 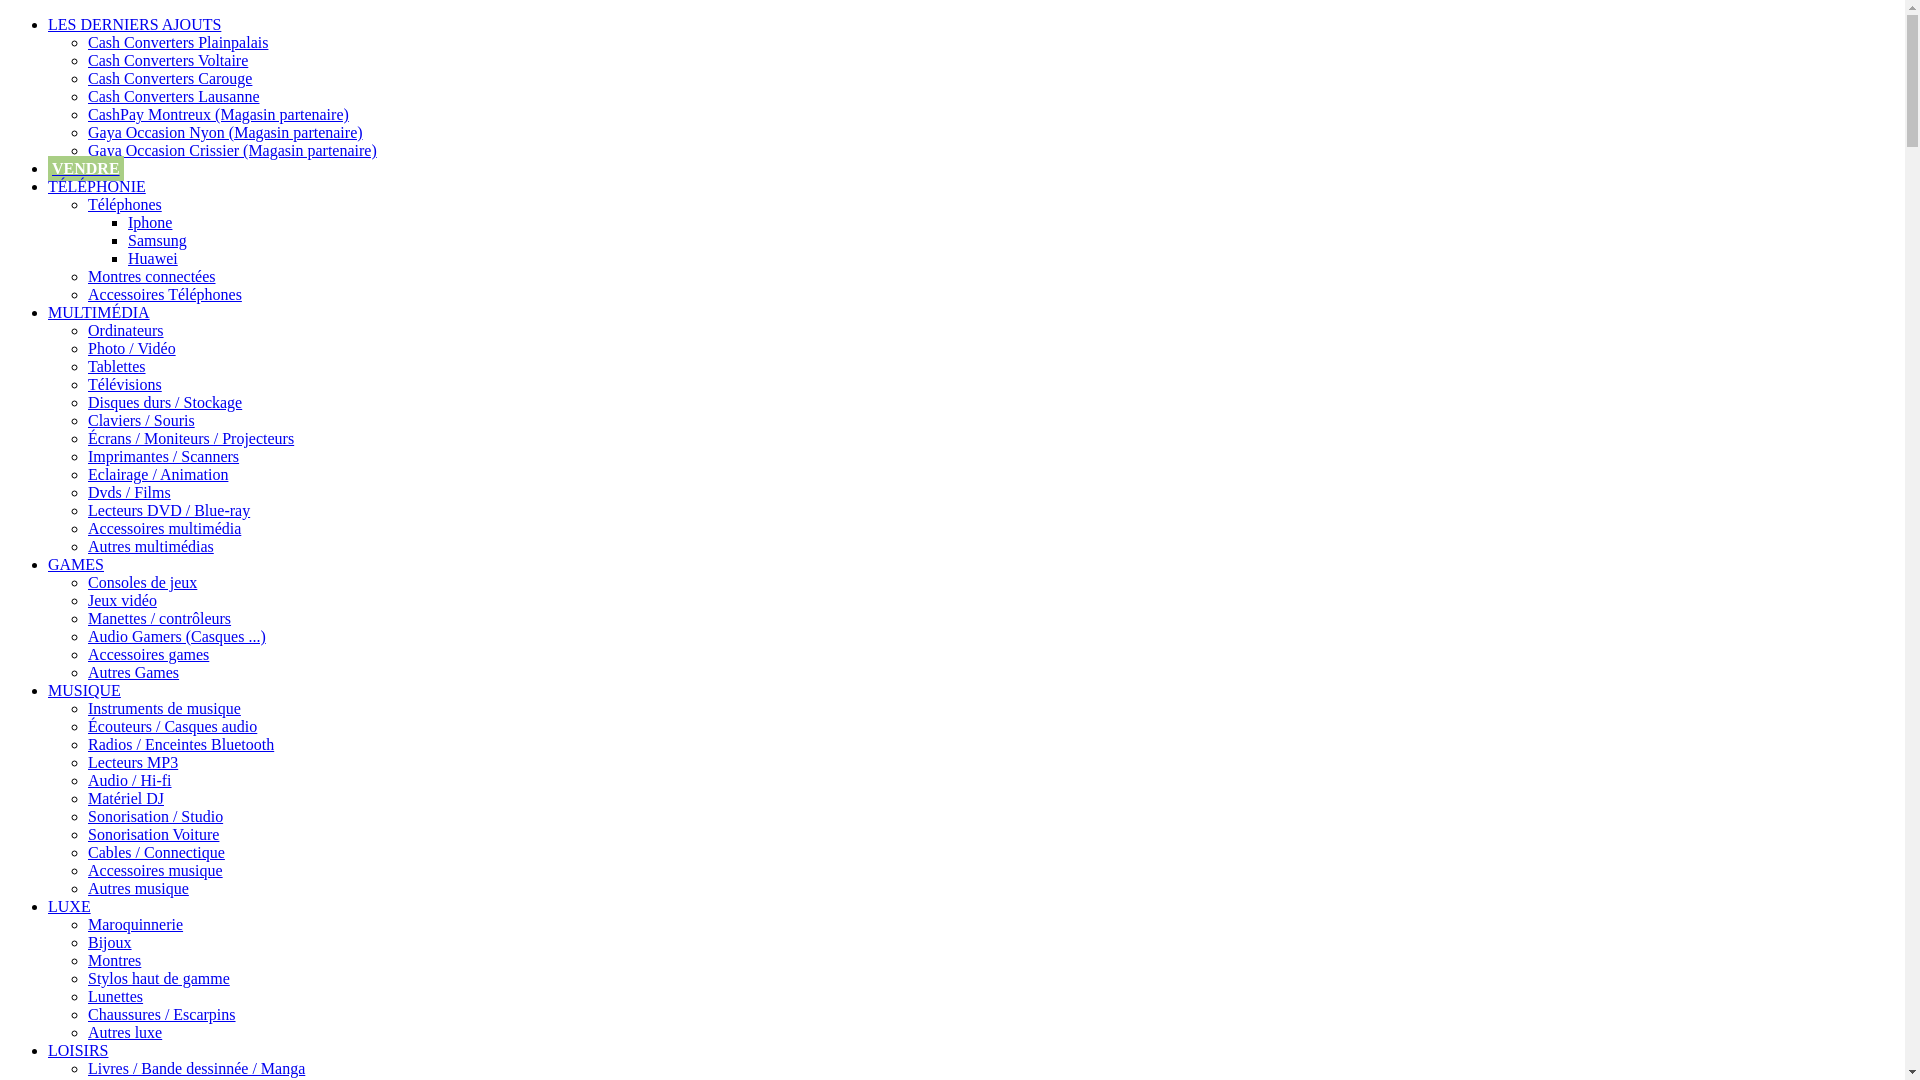 I want to click on 'Dvds / Films', so click(x=128, y=492).